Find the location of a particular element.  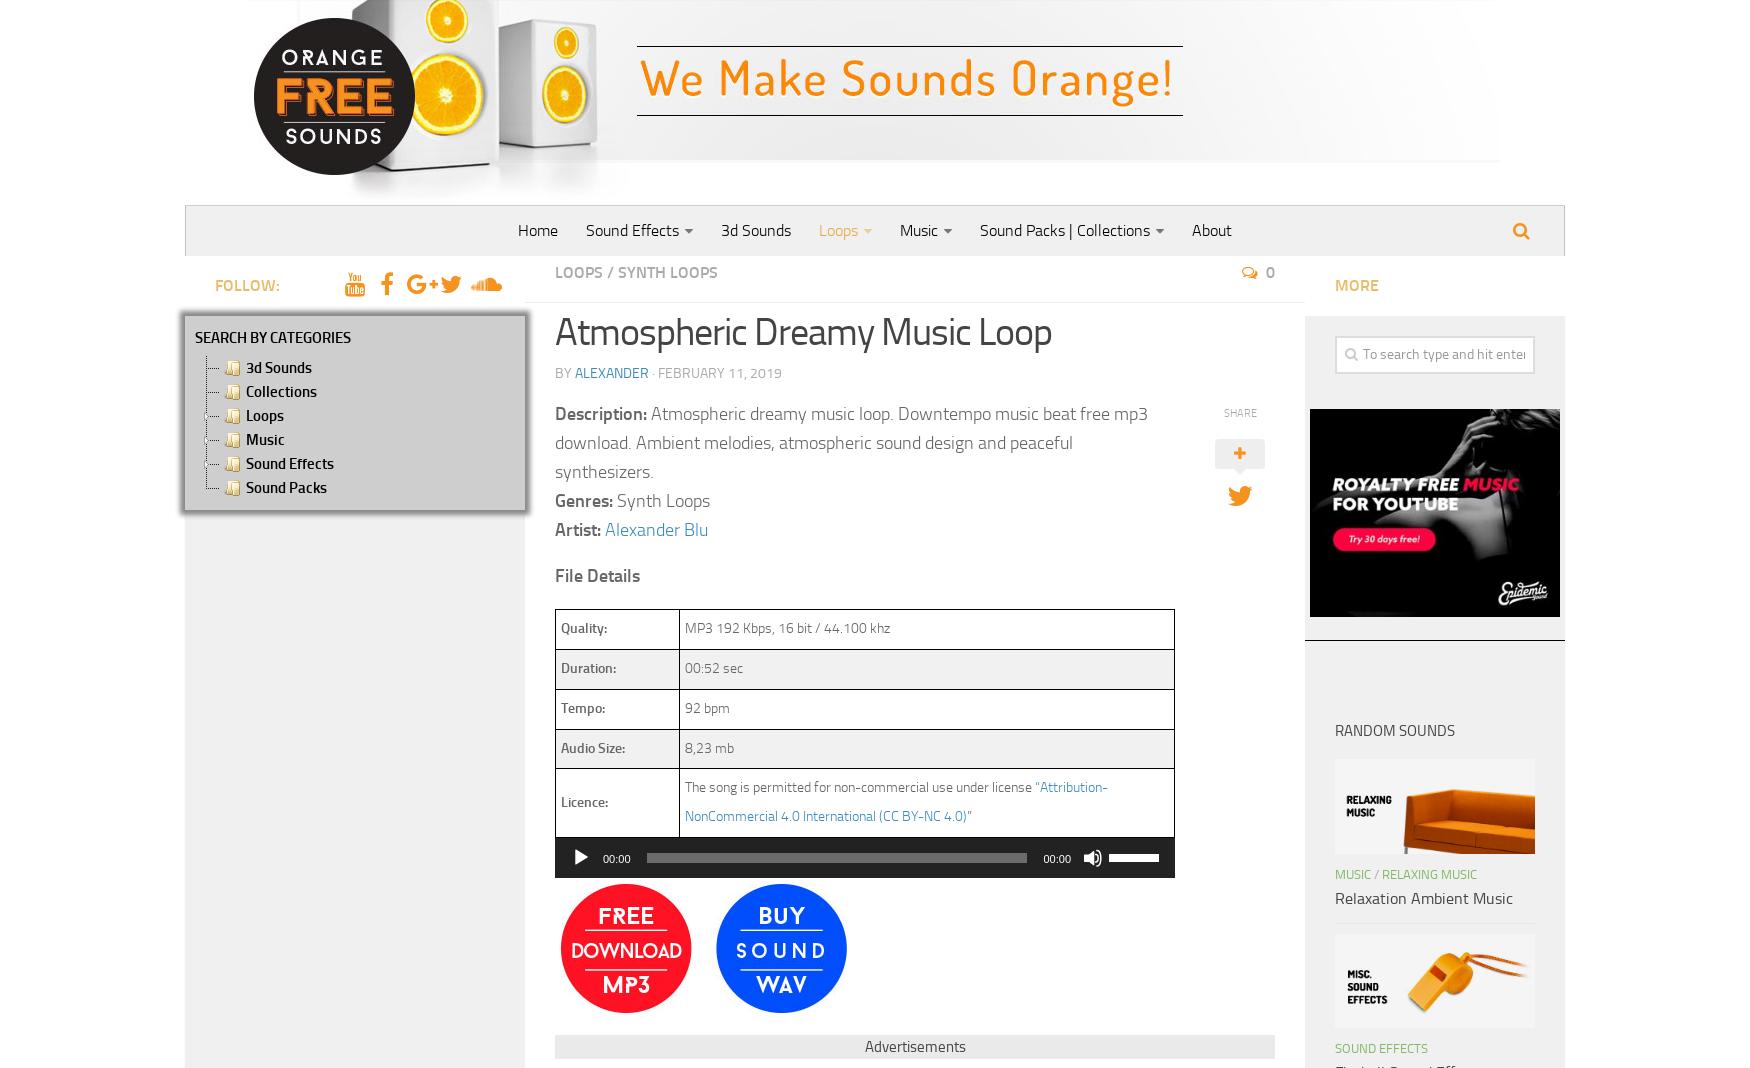

'Licence:' is located at coordinates (560, 801).